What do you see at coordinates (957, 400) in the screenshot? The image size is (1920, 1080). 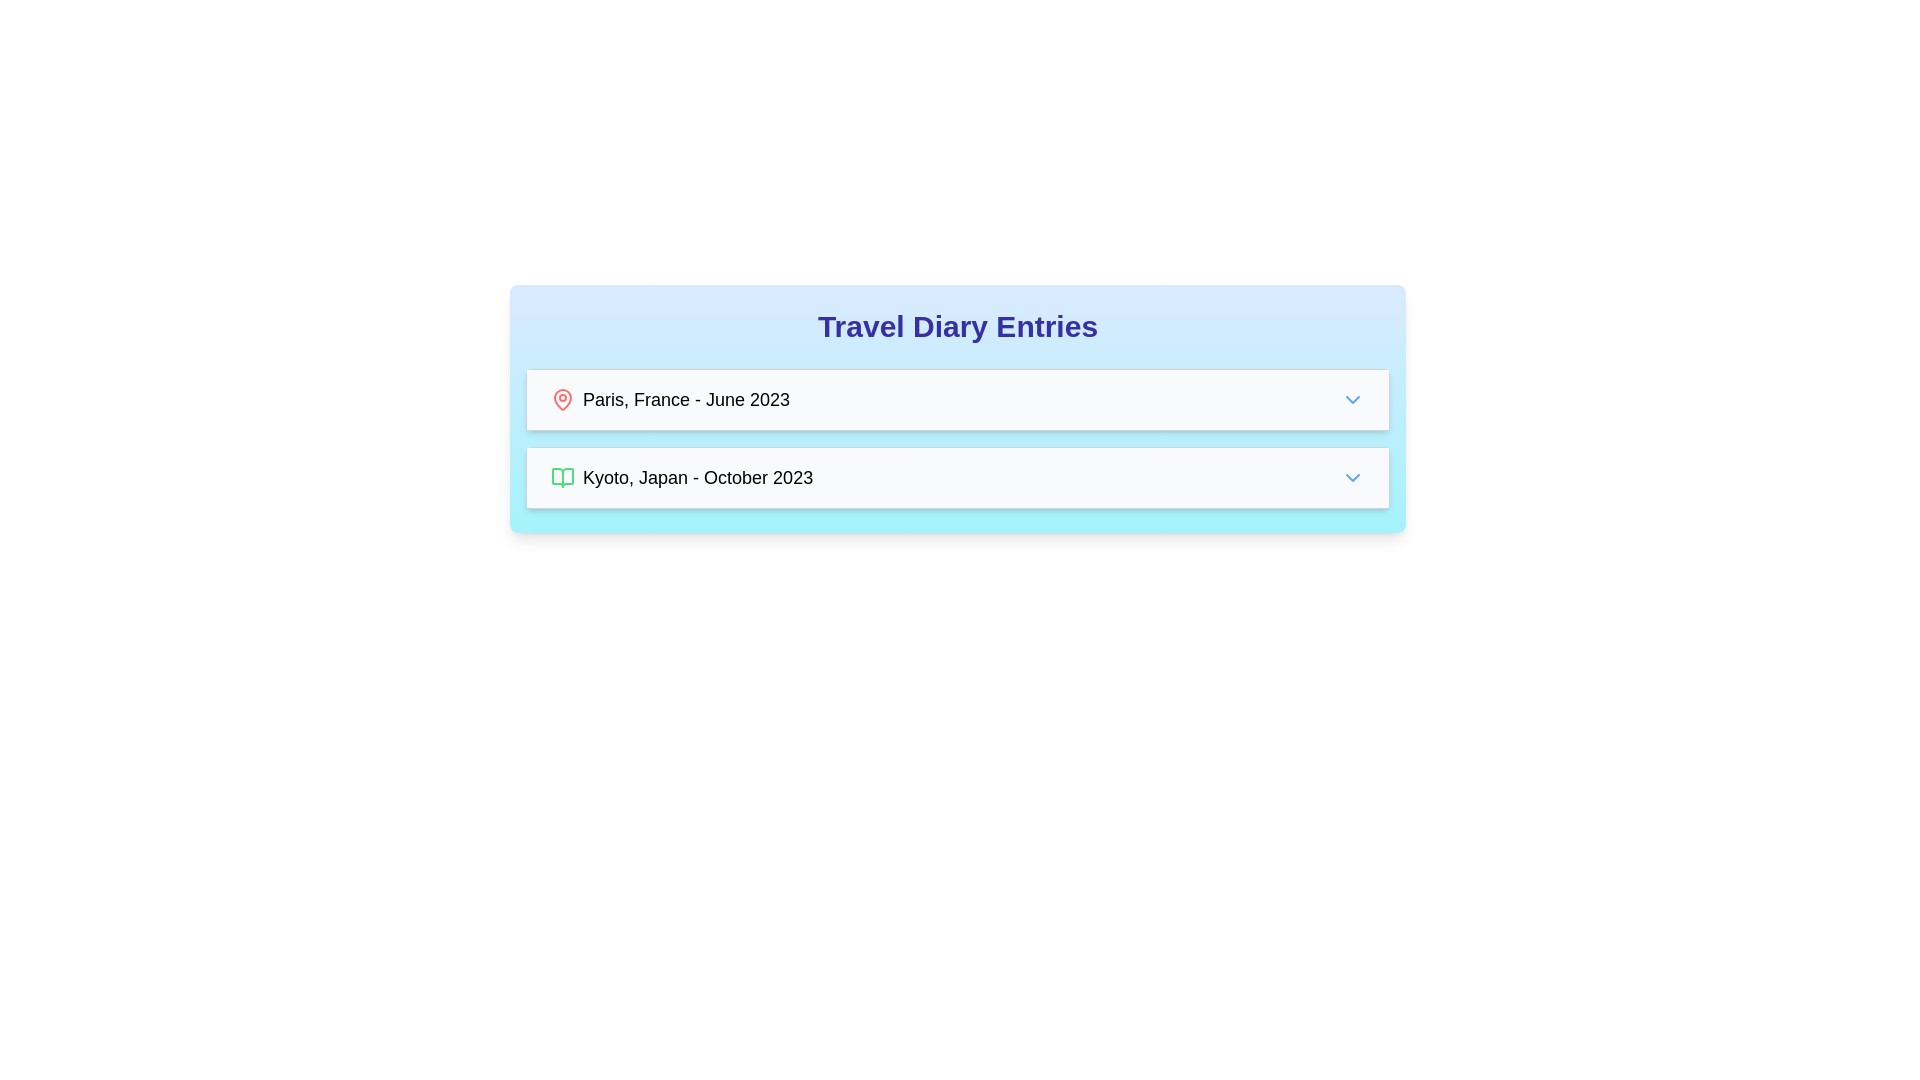 I see `the button labeled 'Paris, France - June 2023' which is accompanied by a red pin icon on the left and a blue downward chevron icon on the right` at bounding box center [957, 400].